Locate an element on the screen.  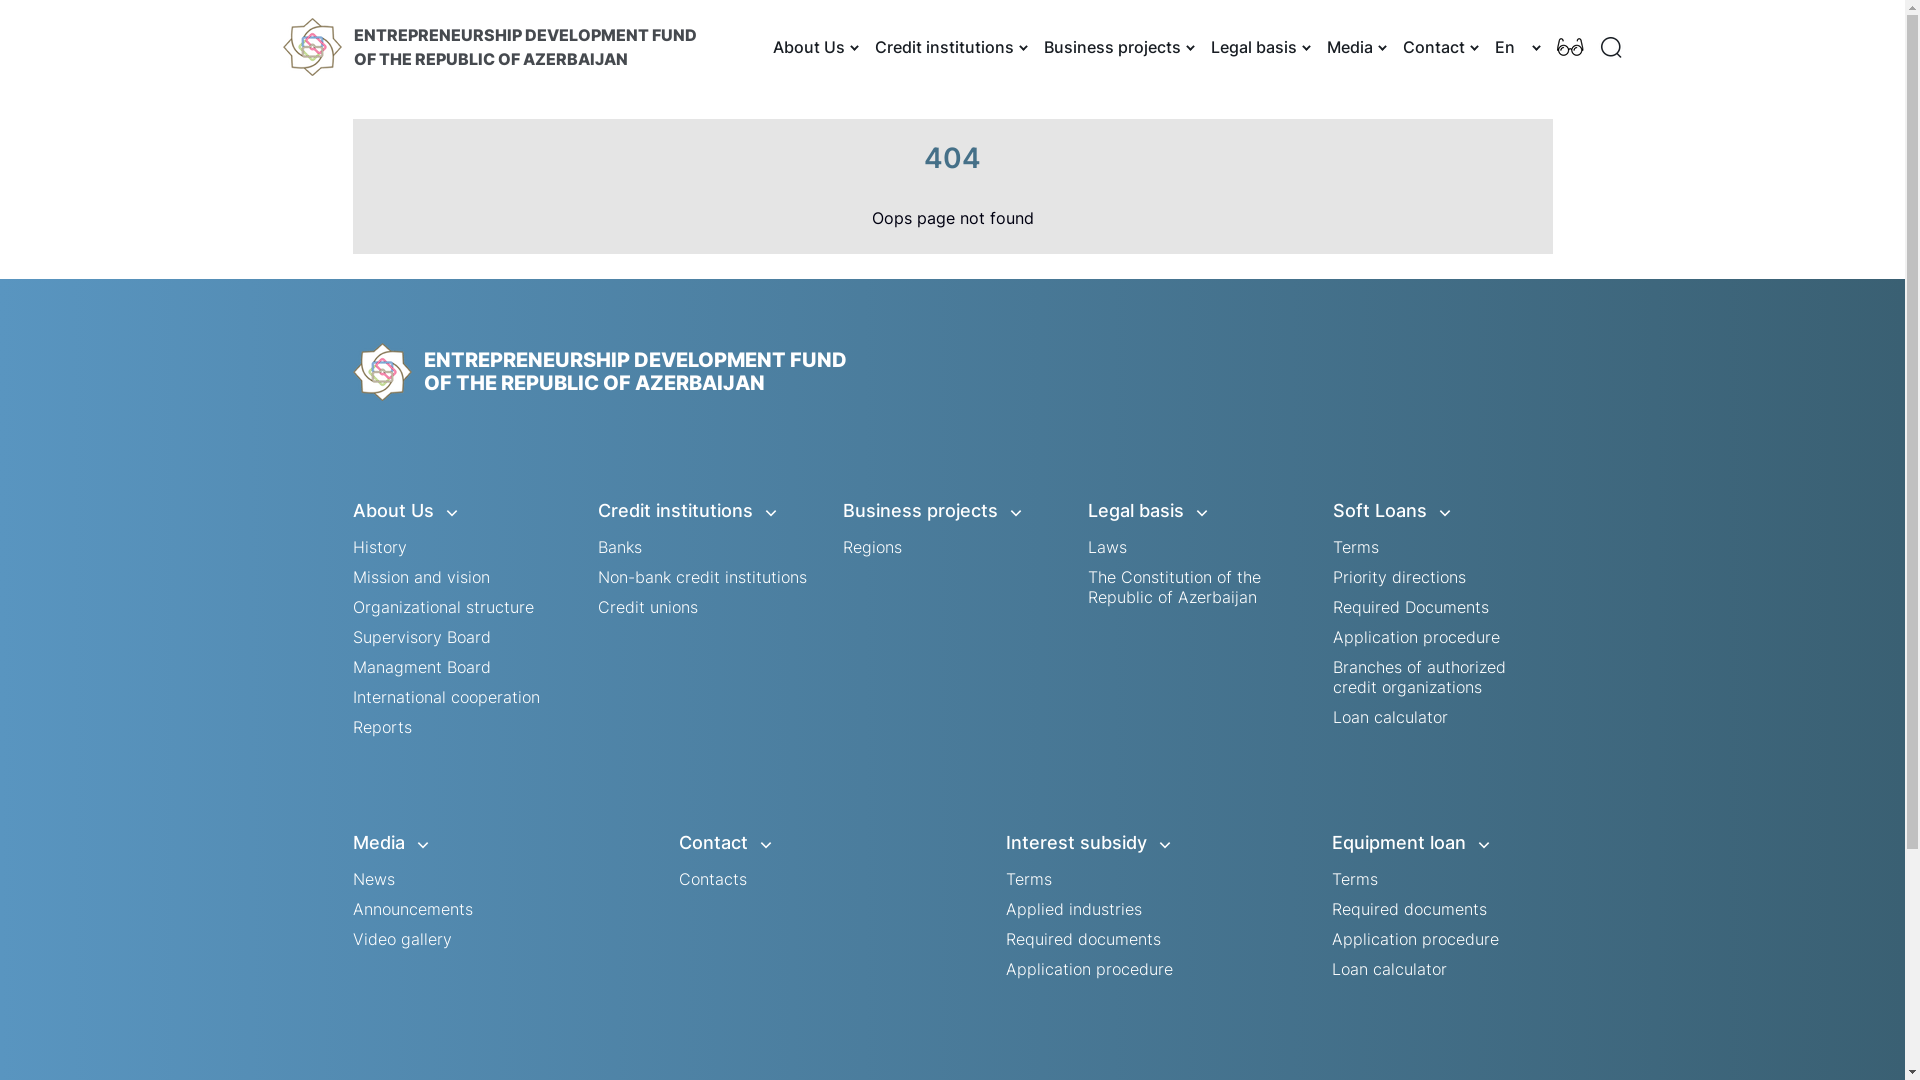
'News' is located at coordinates (373, 878).